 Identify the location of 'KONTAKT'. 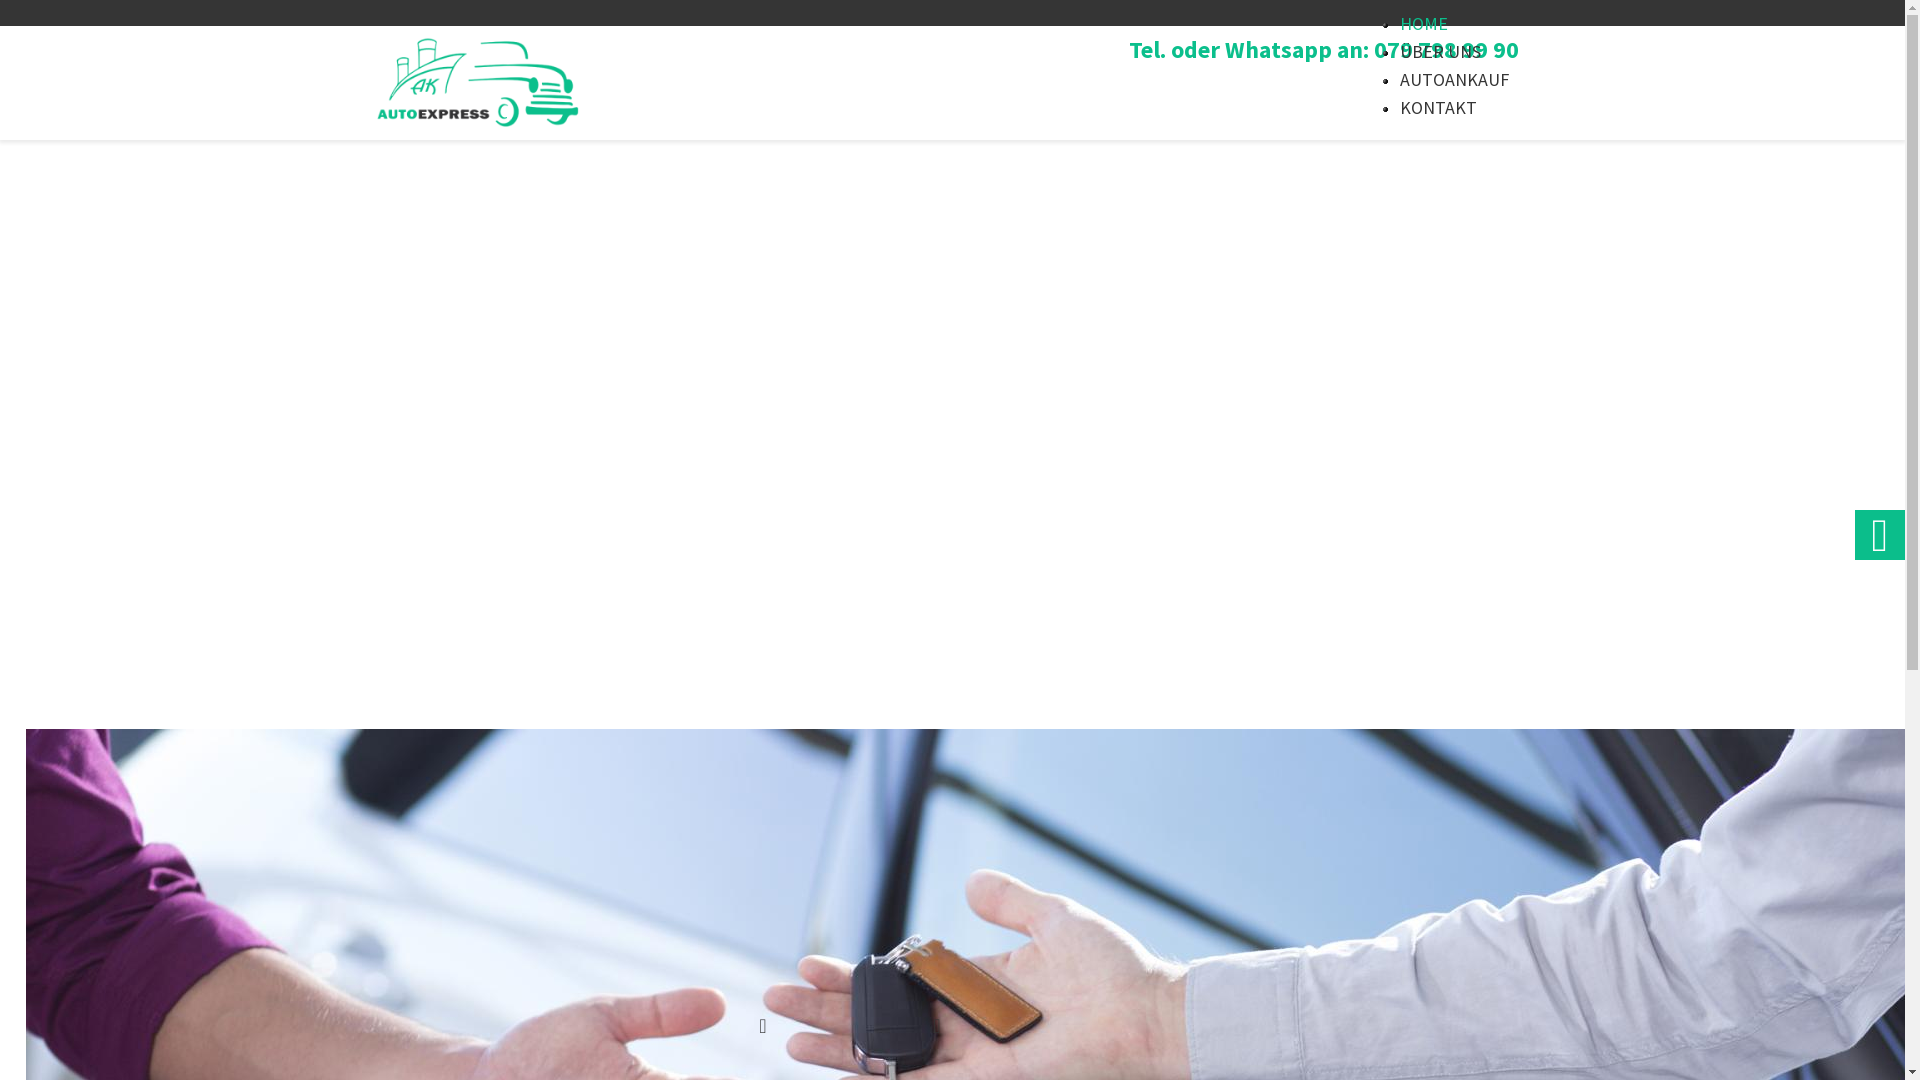
(1399, 107).